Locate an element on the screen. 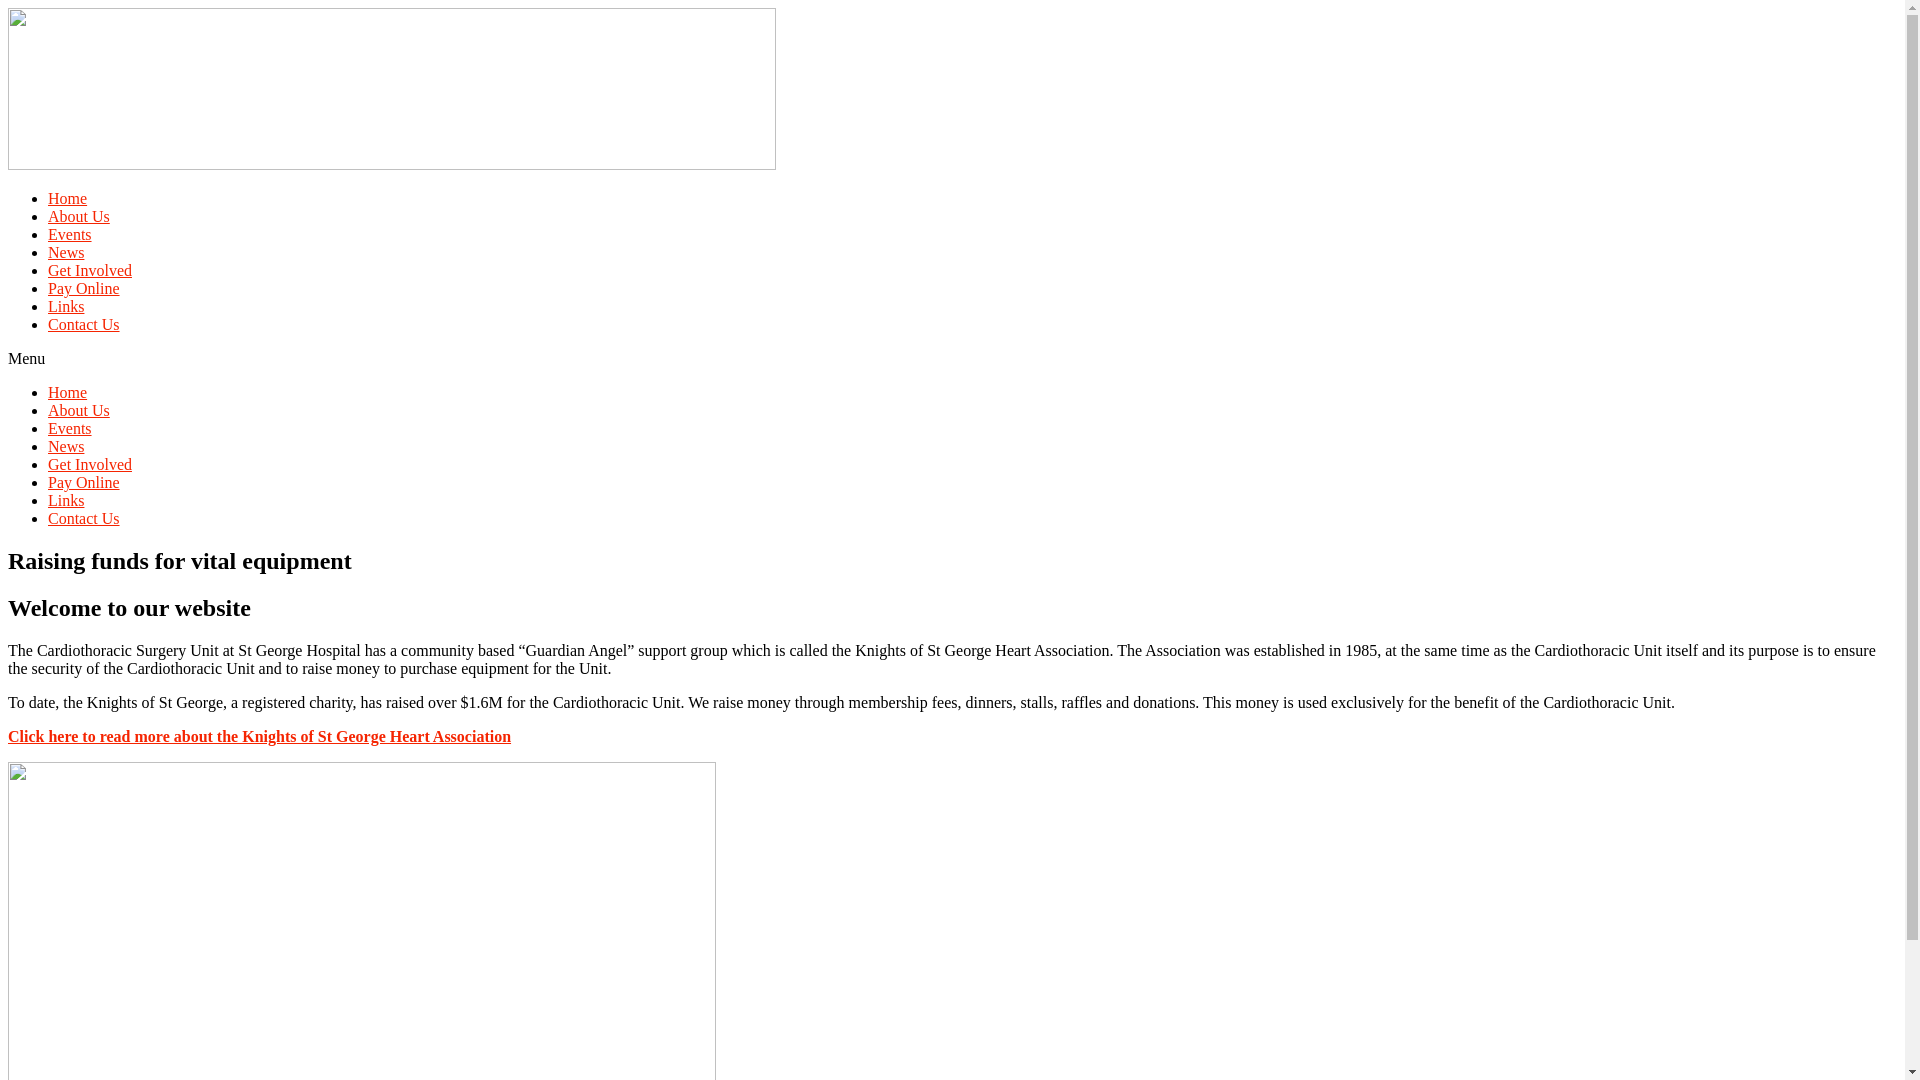  'Get Involved' is located at coordinates (89, 270).